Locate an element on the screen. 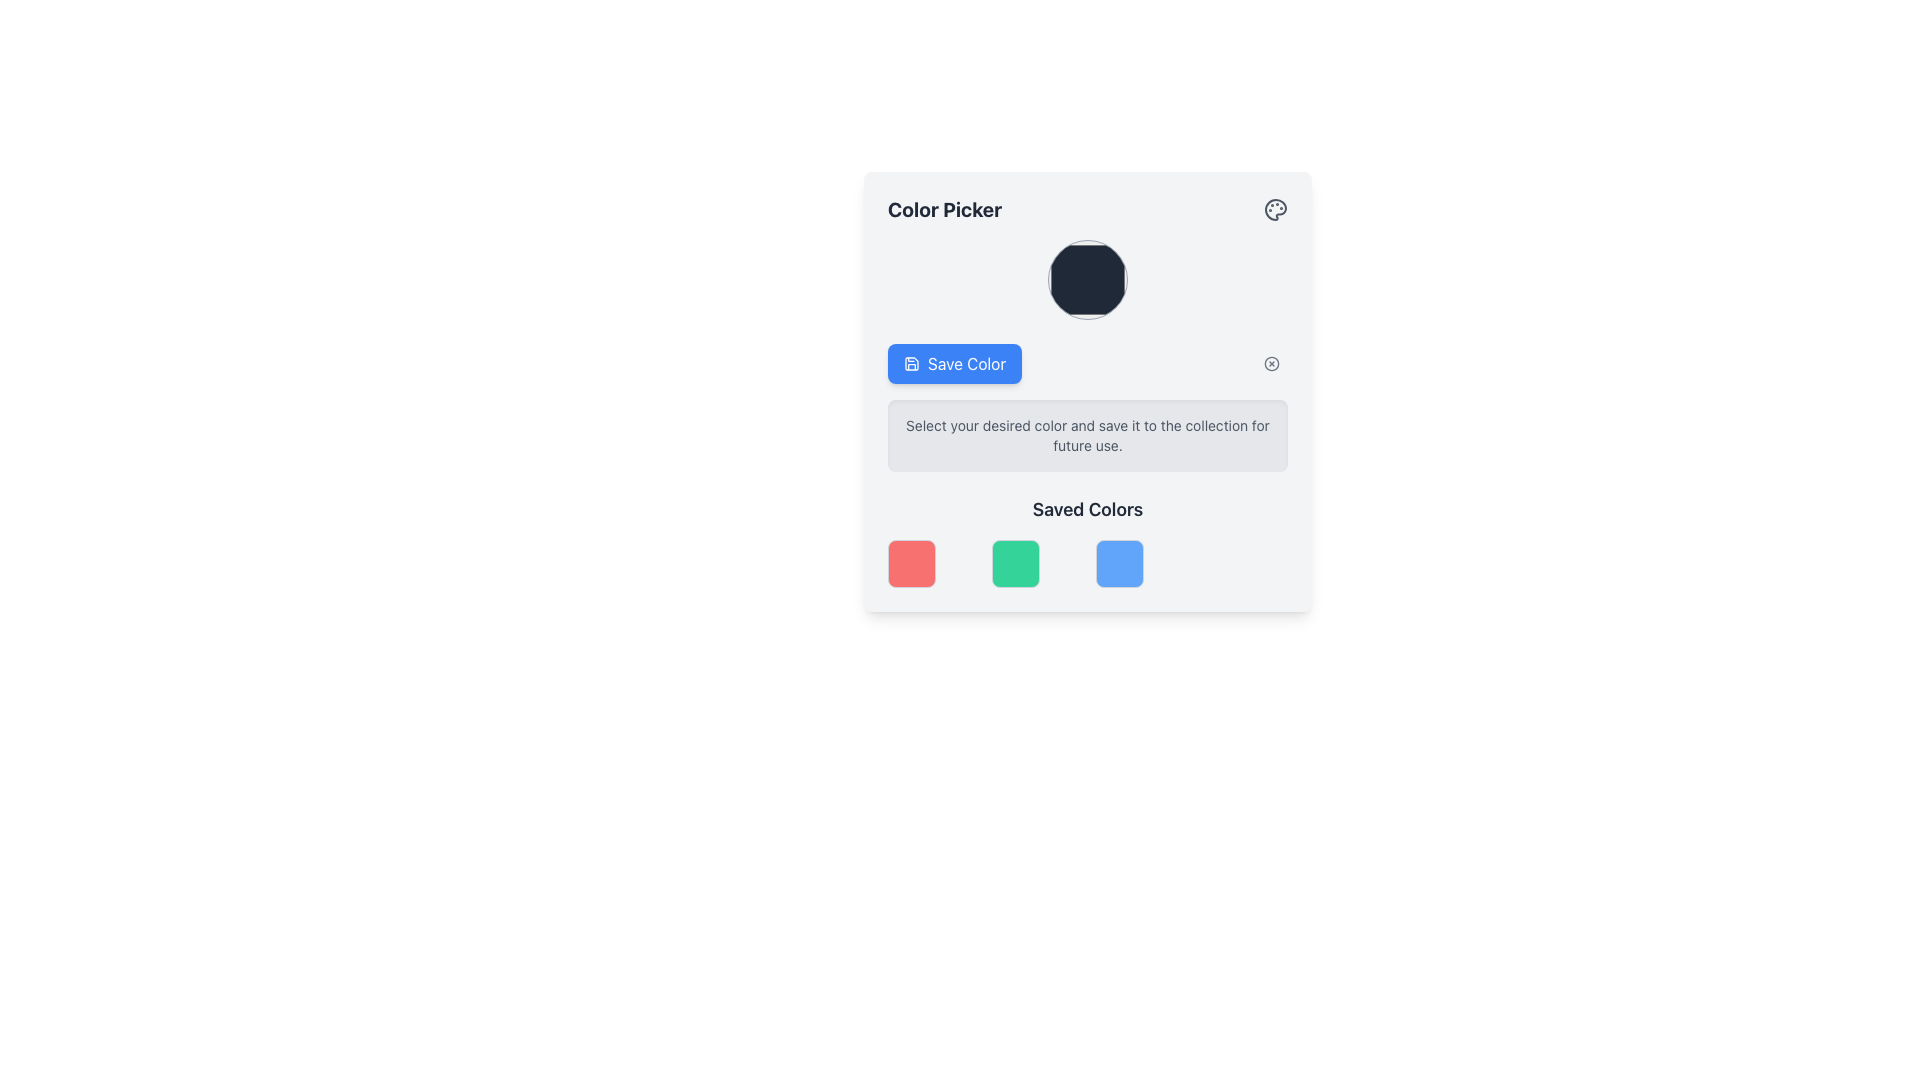 The width and height of the screenshot is (1920, 1080). the informational text element located centrally beneath the 'Save Color' button and above the 'Saved Colors' section is located at coordinates (1087, 434).